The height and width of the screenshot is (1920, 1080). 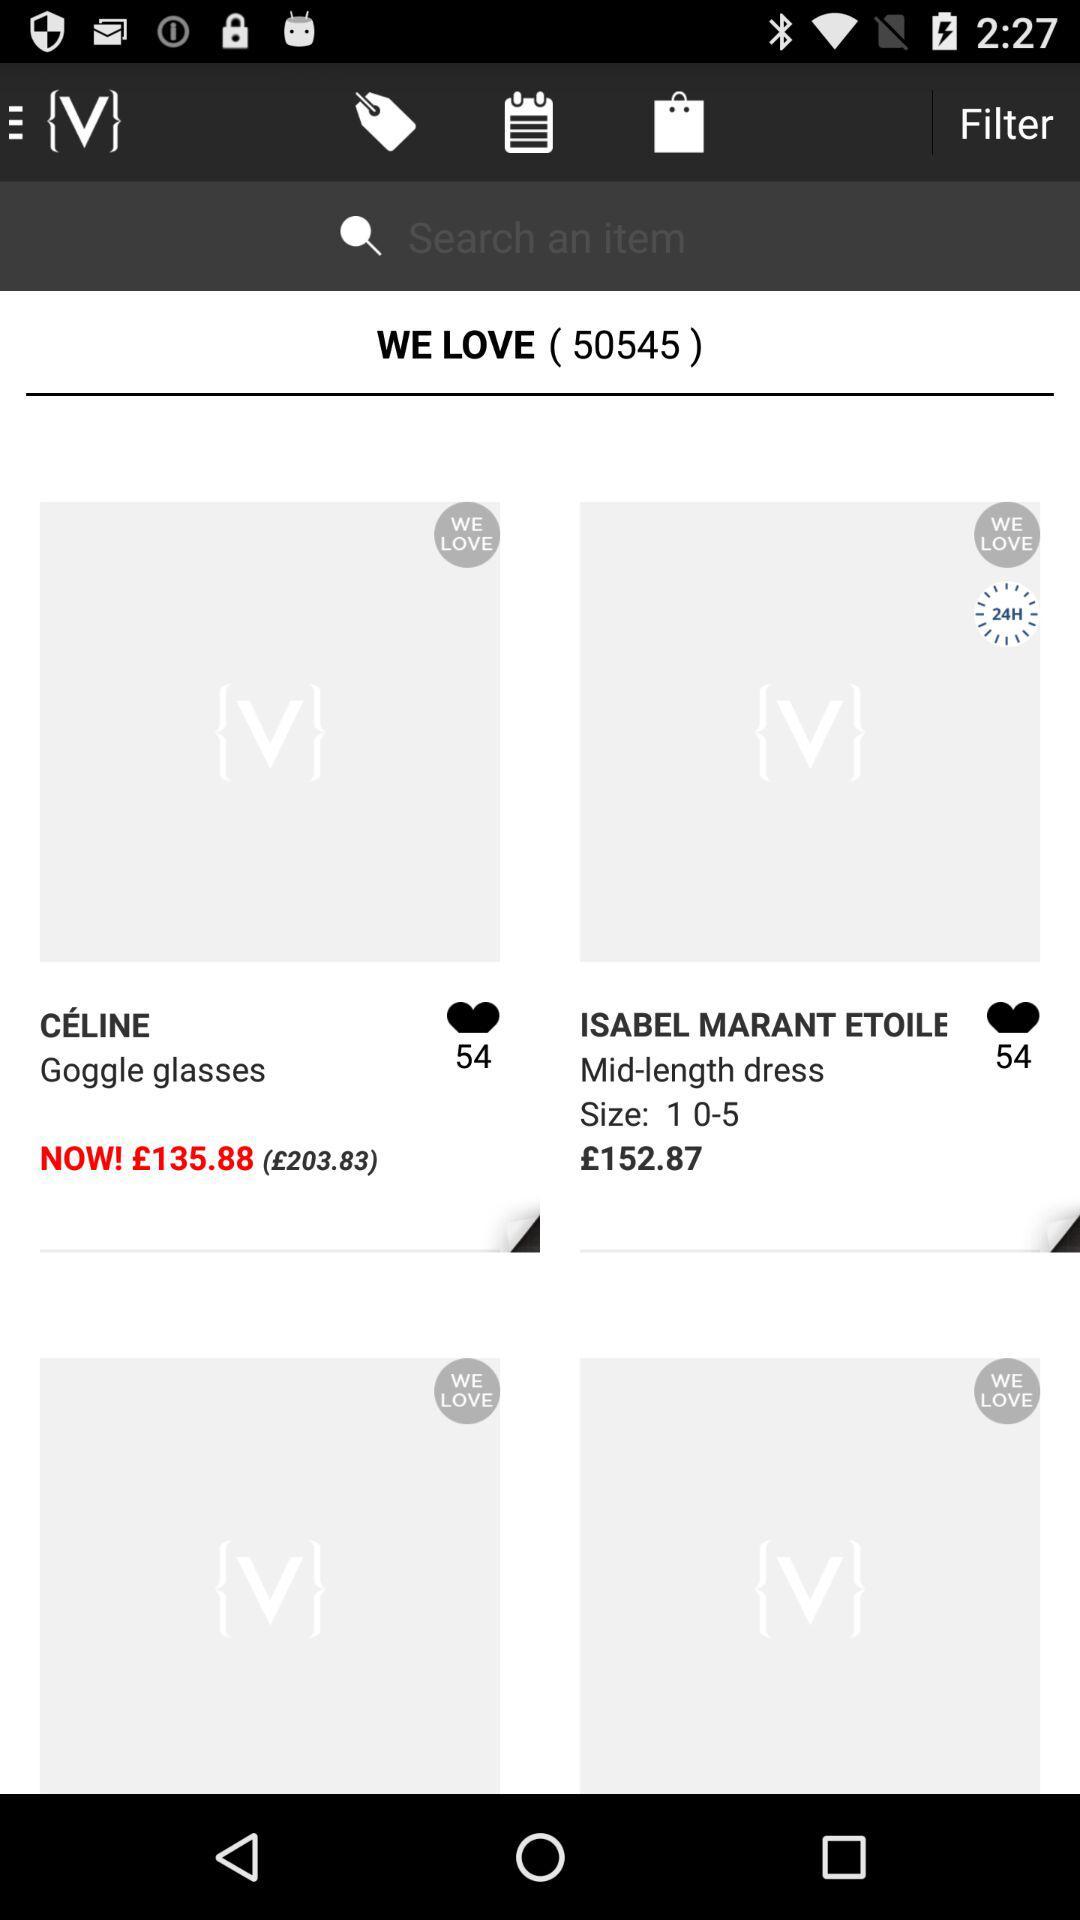 I want to click on the my wishlist  icon beside text celine, so click(x=473, y=1017).